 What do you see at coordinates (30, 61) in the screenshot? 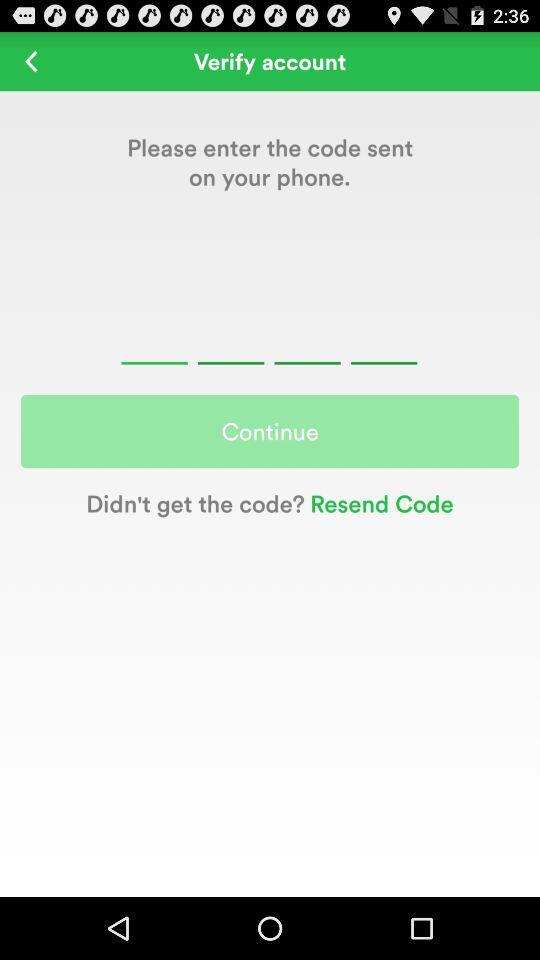
I see `the icon to the left of the verify account item` at bounding box center [30, 61].